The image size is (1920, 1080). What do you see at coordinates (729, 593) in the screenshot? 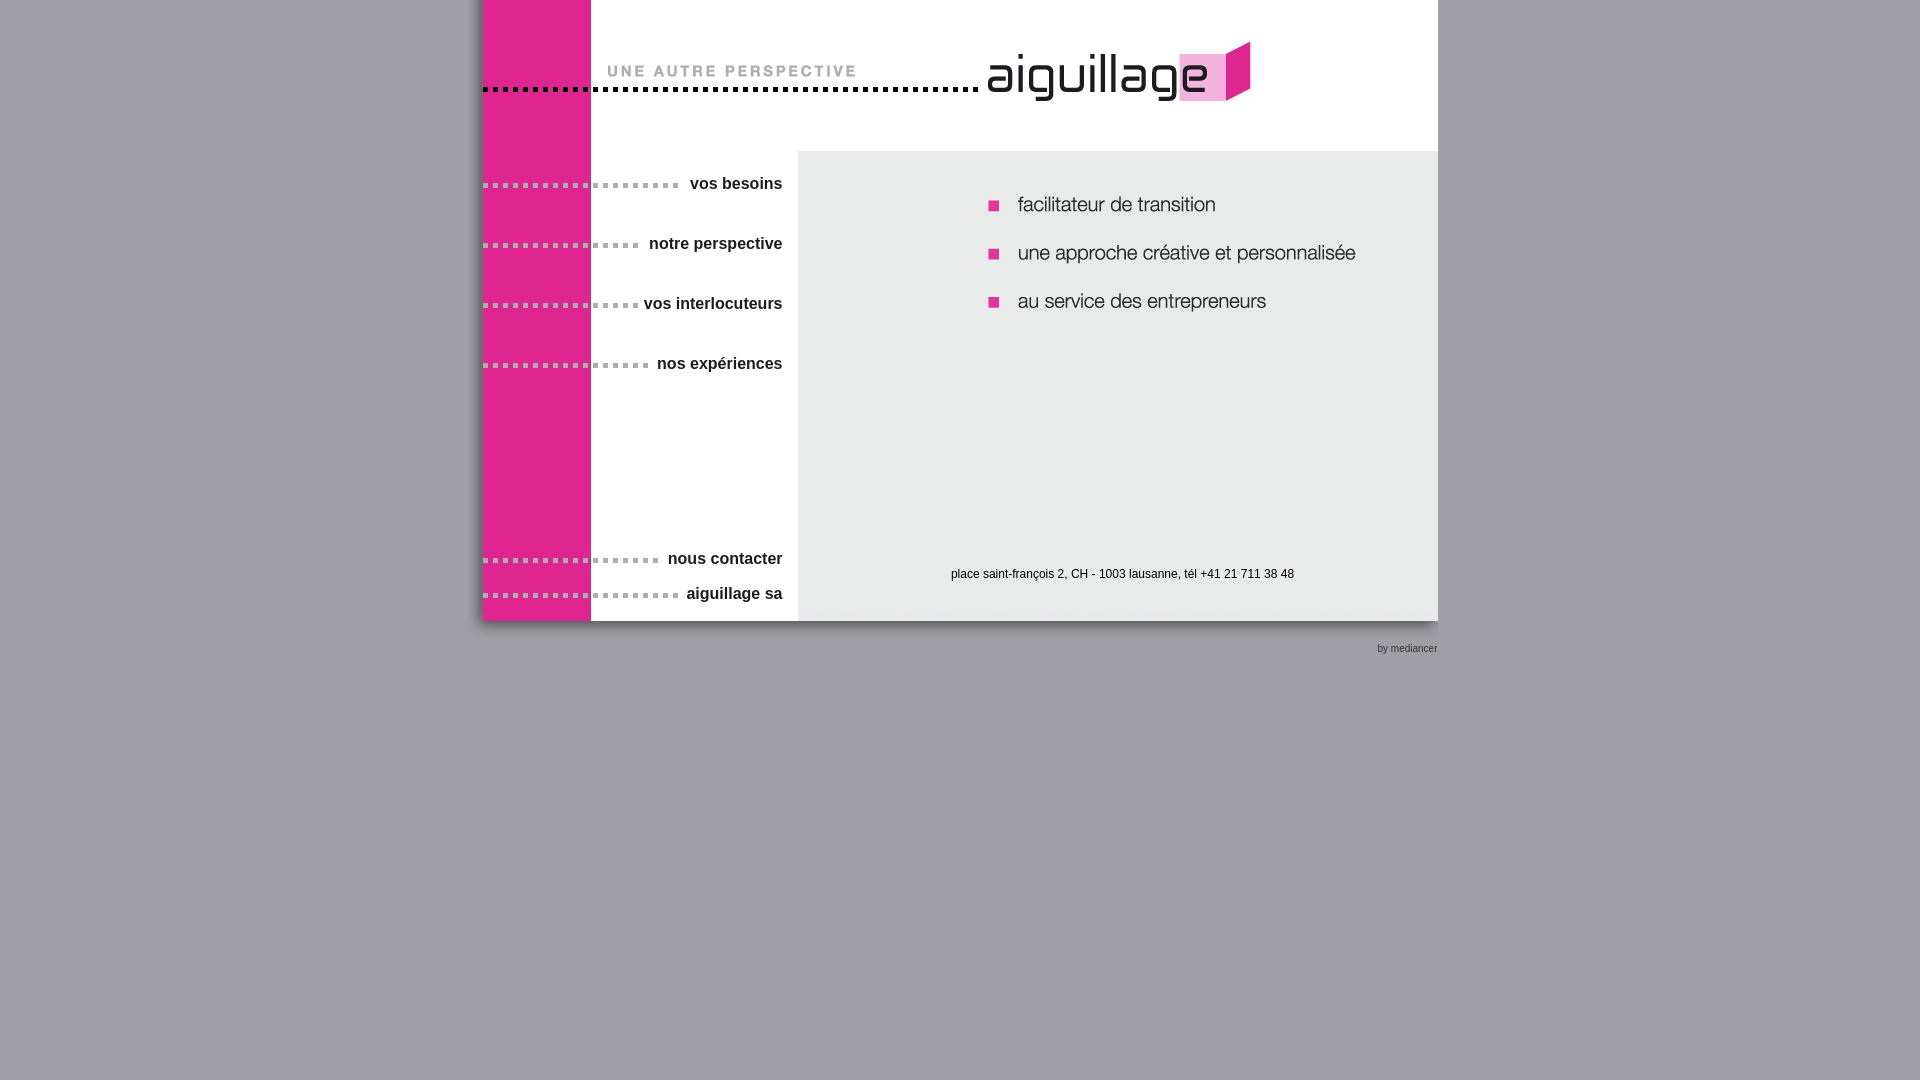
I see `'aiguillage sa'` at bounding box center [729, 593].